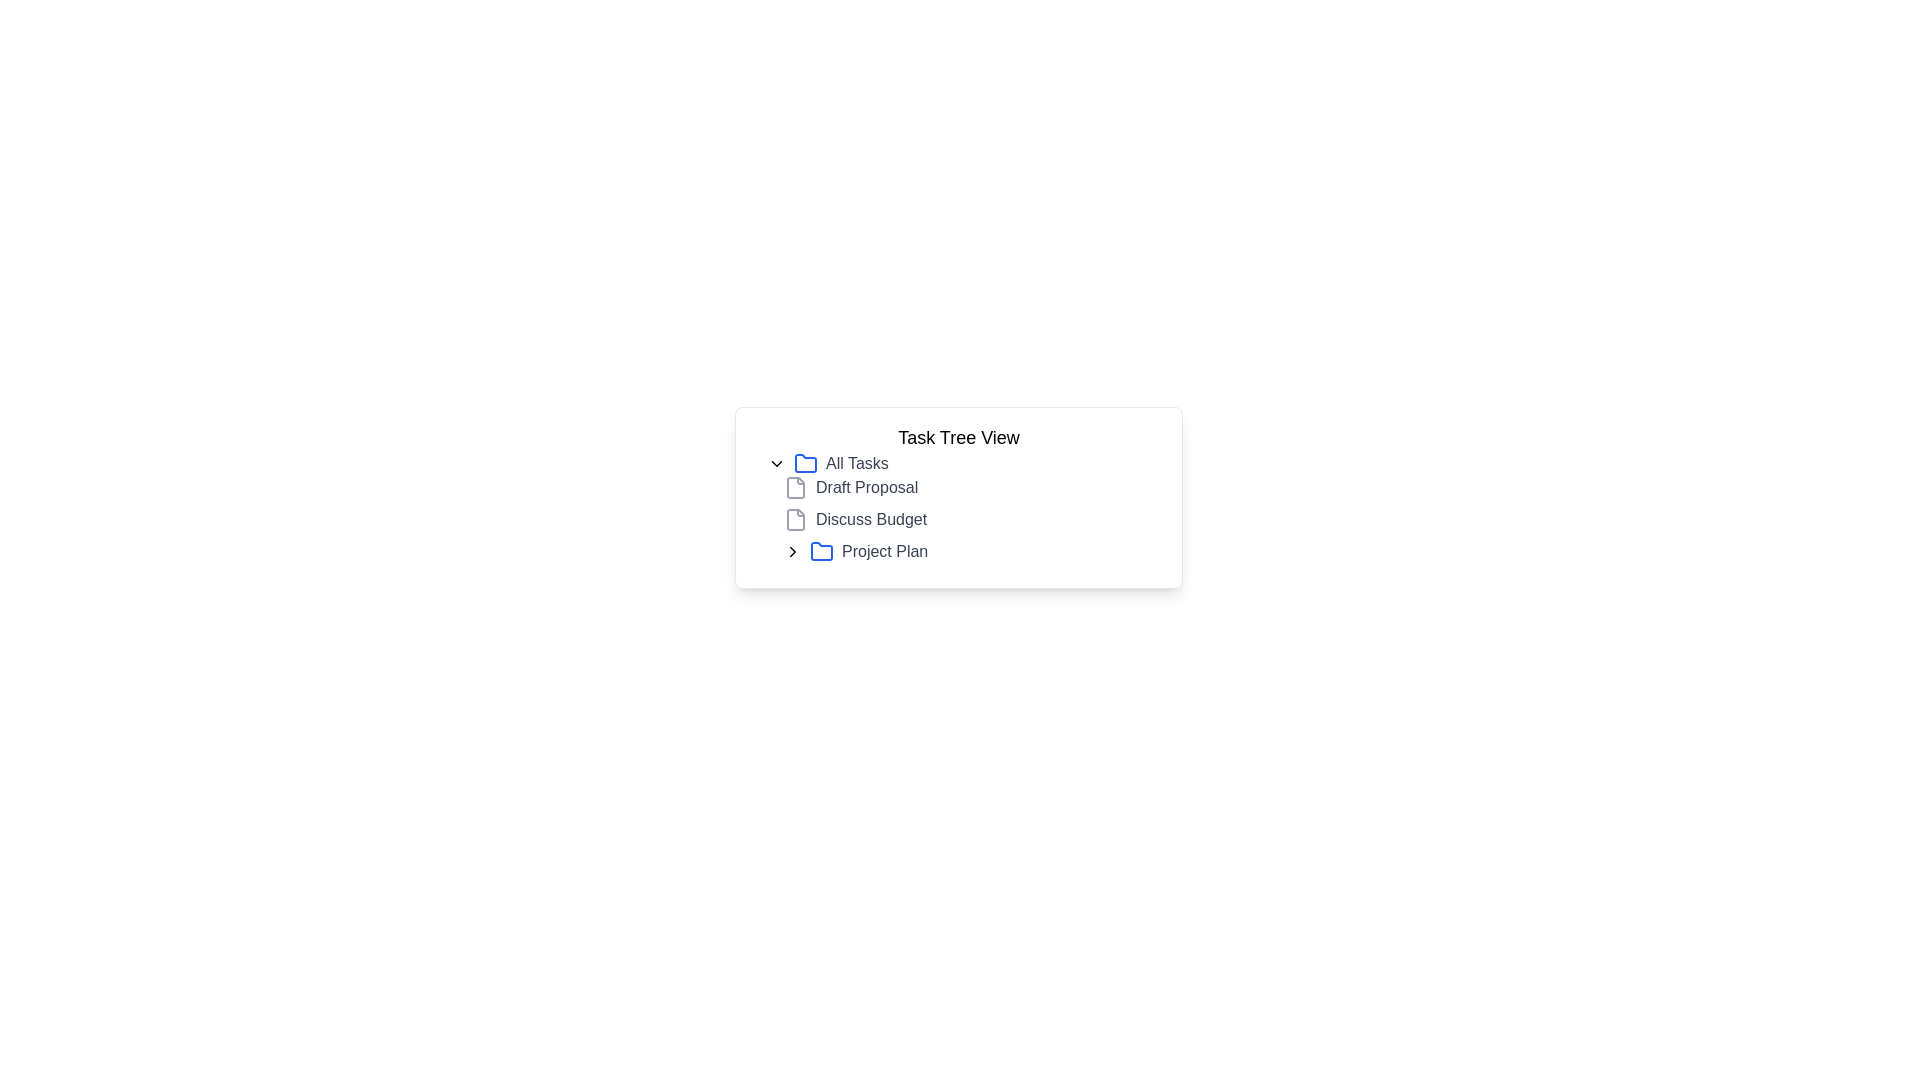 This screenshot has width=1920, height=1080. What do you see at coordinates (821, 551) in the screenshot?
I see `the 'Project Plan' folder icon located next to the label 'Project Plan' in the task hierarchy view` at bounding box center [821, 551].